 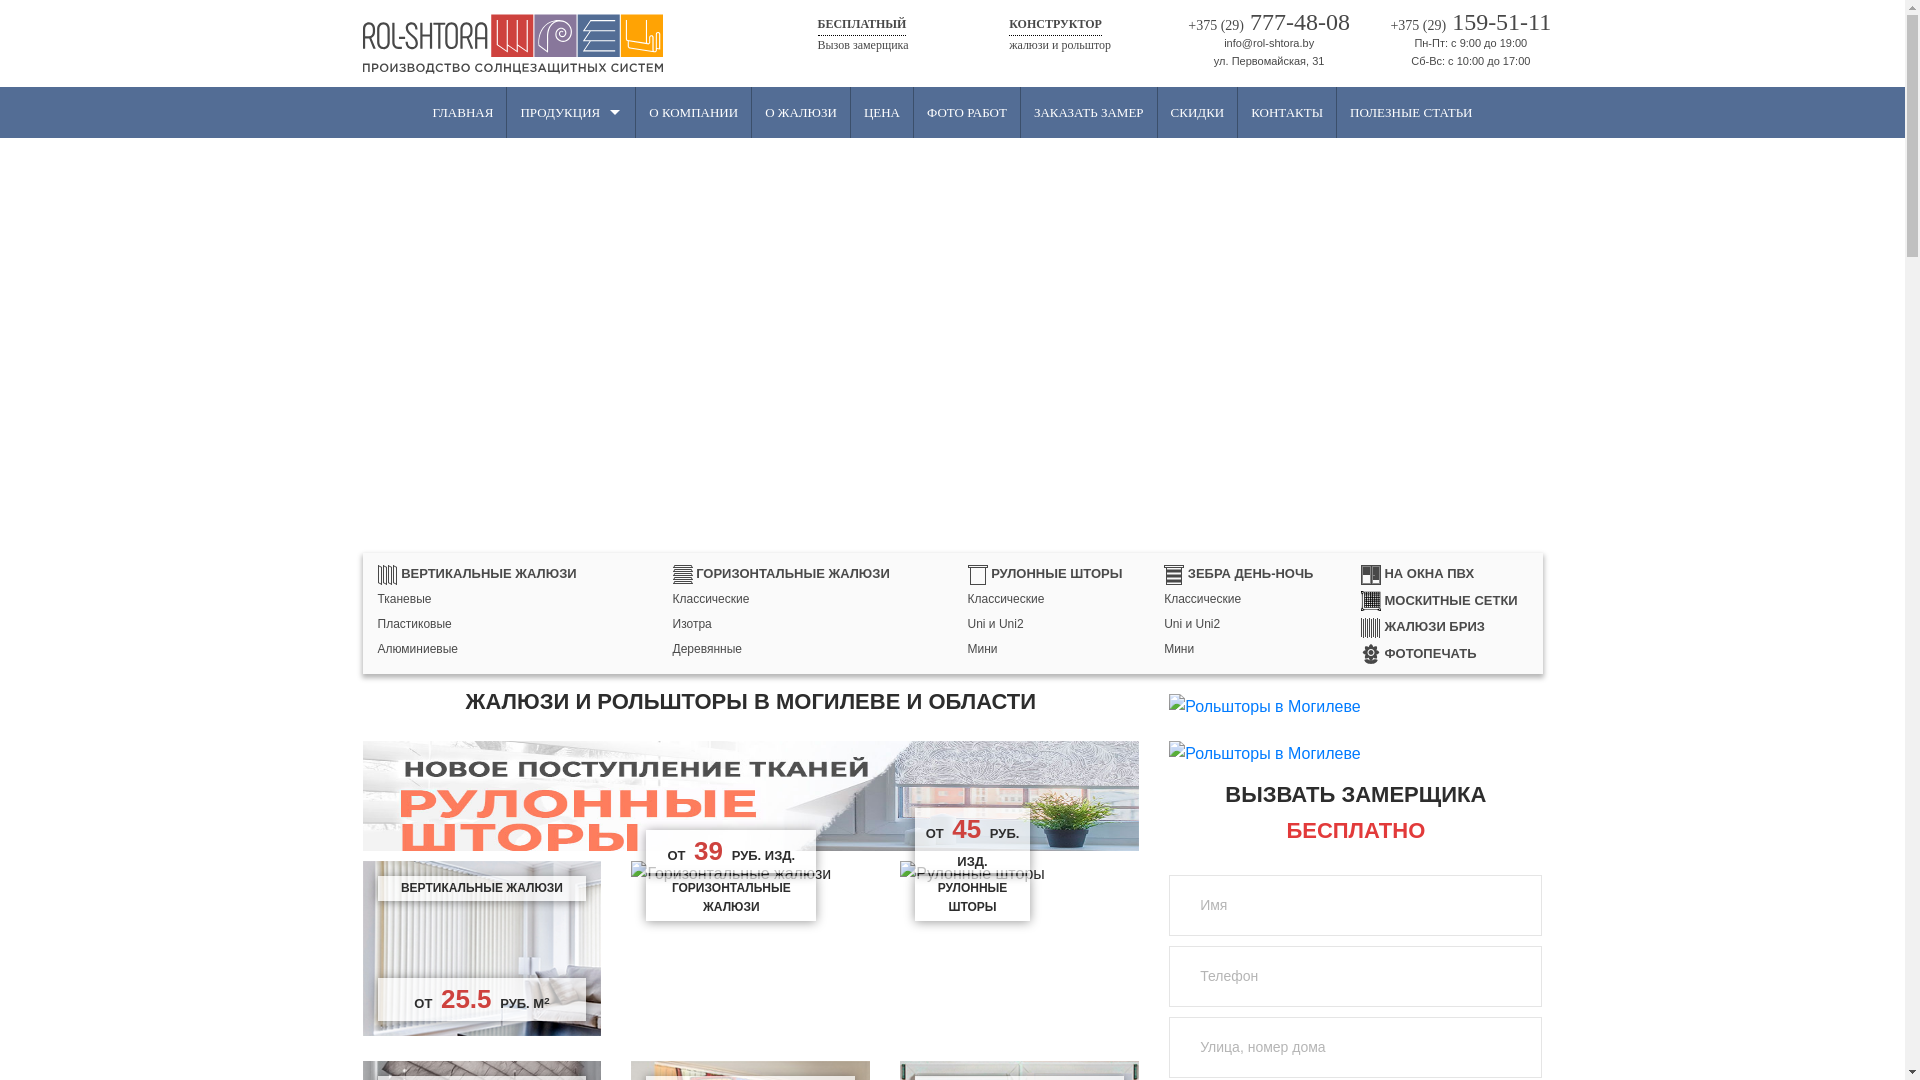 I want to click on 'info@rol-shtora.by', so click(x=1267, y=42).